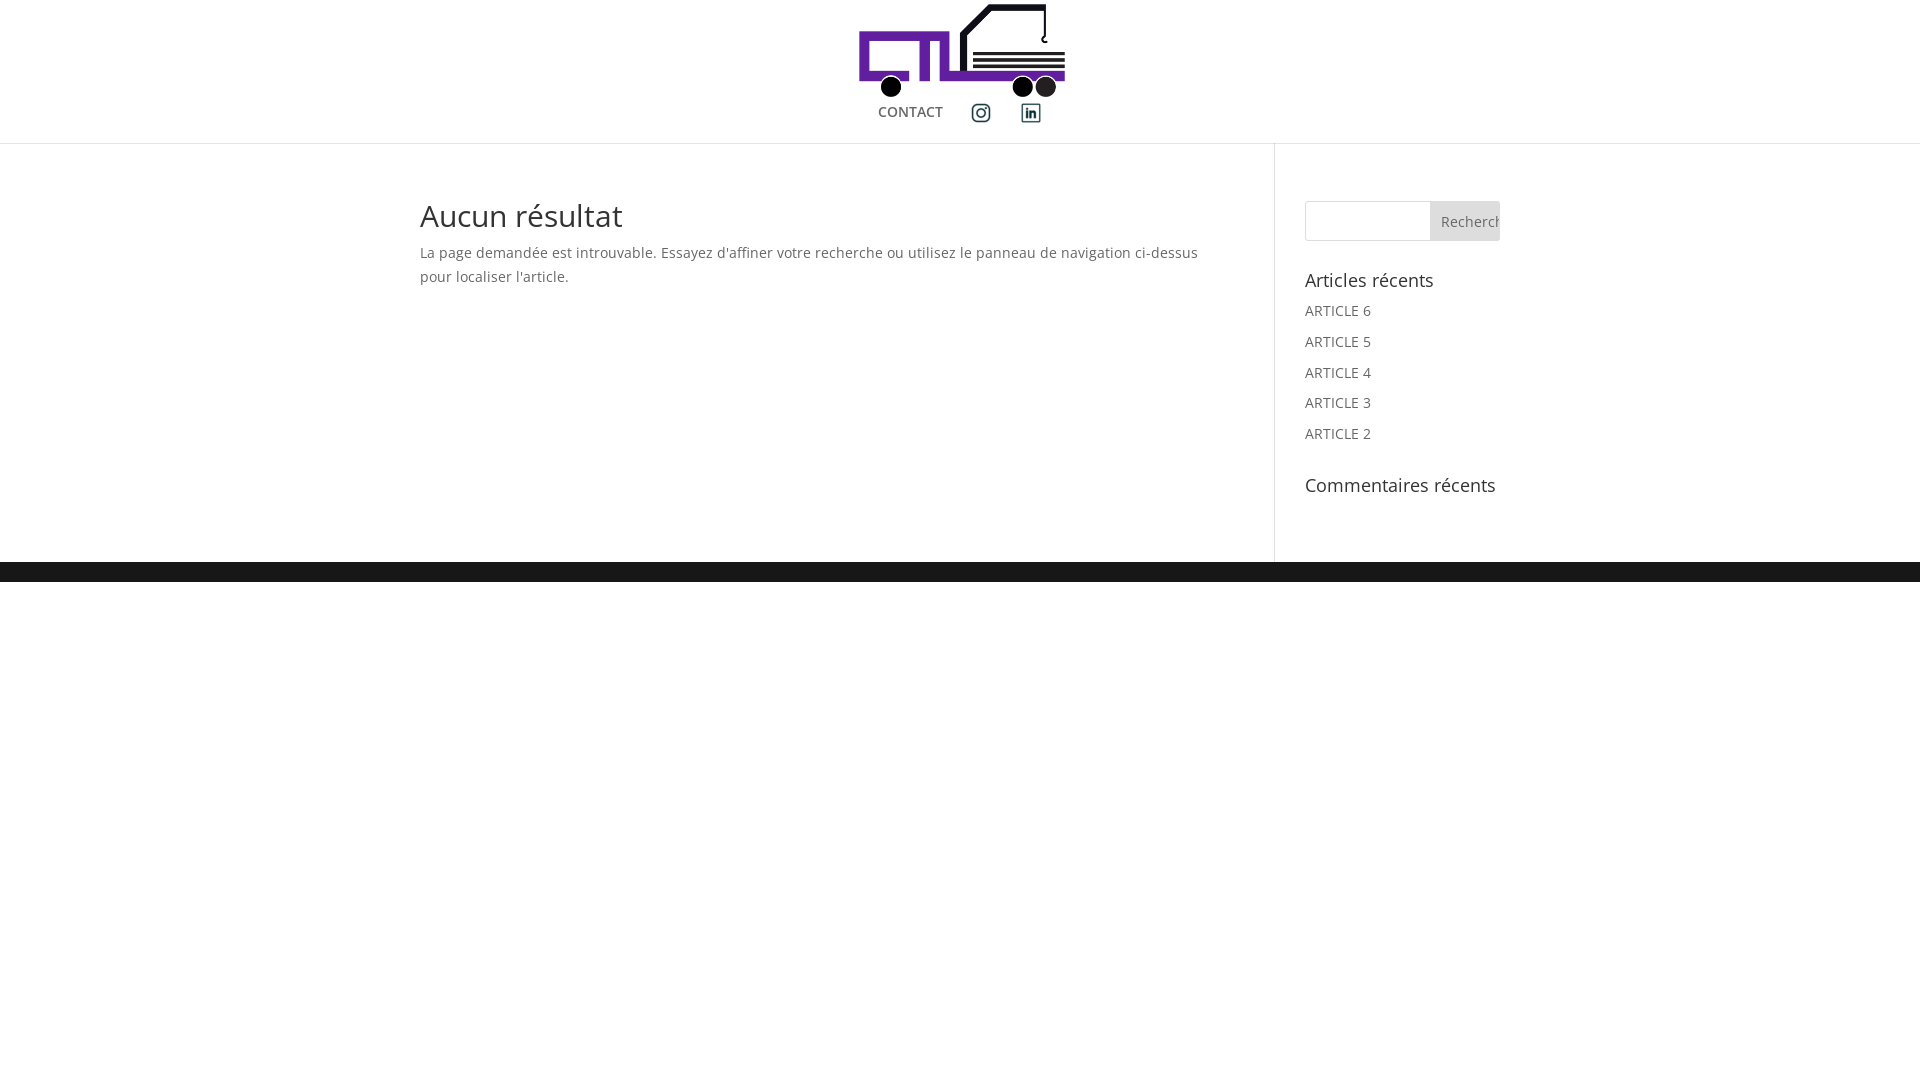 This screenshot has height=1080, width=1920. I want to click on 'ARTICLE 4', so click(1305, 372).